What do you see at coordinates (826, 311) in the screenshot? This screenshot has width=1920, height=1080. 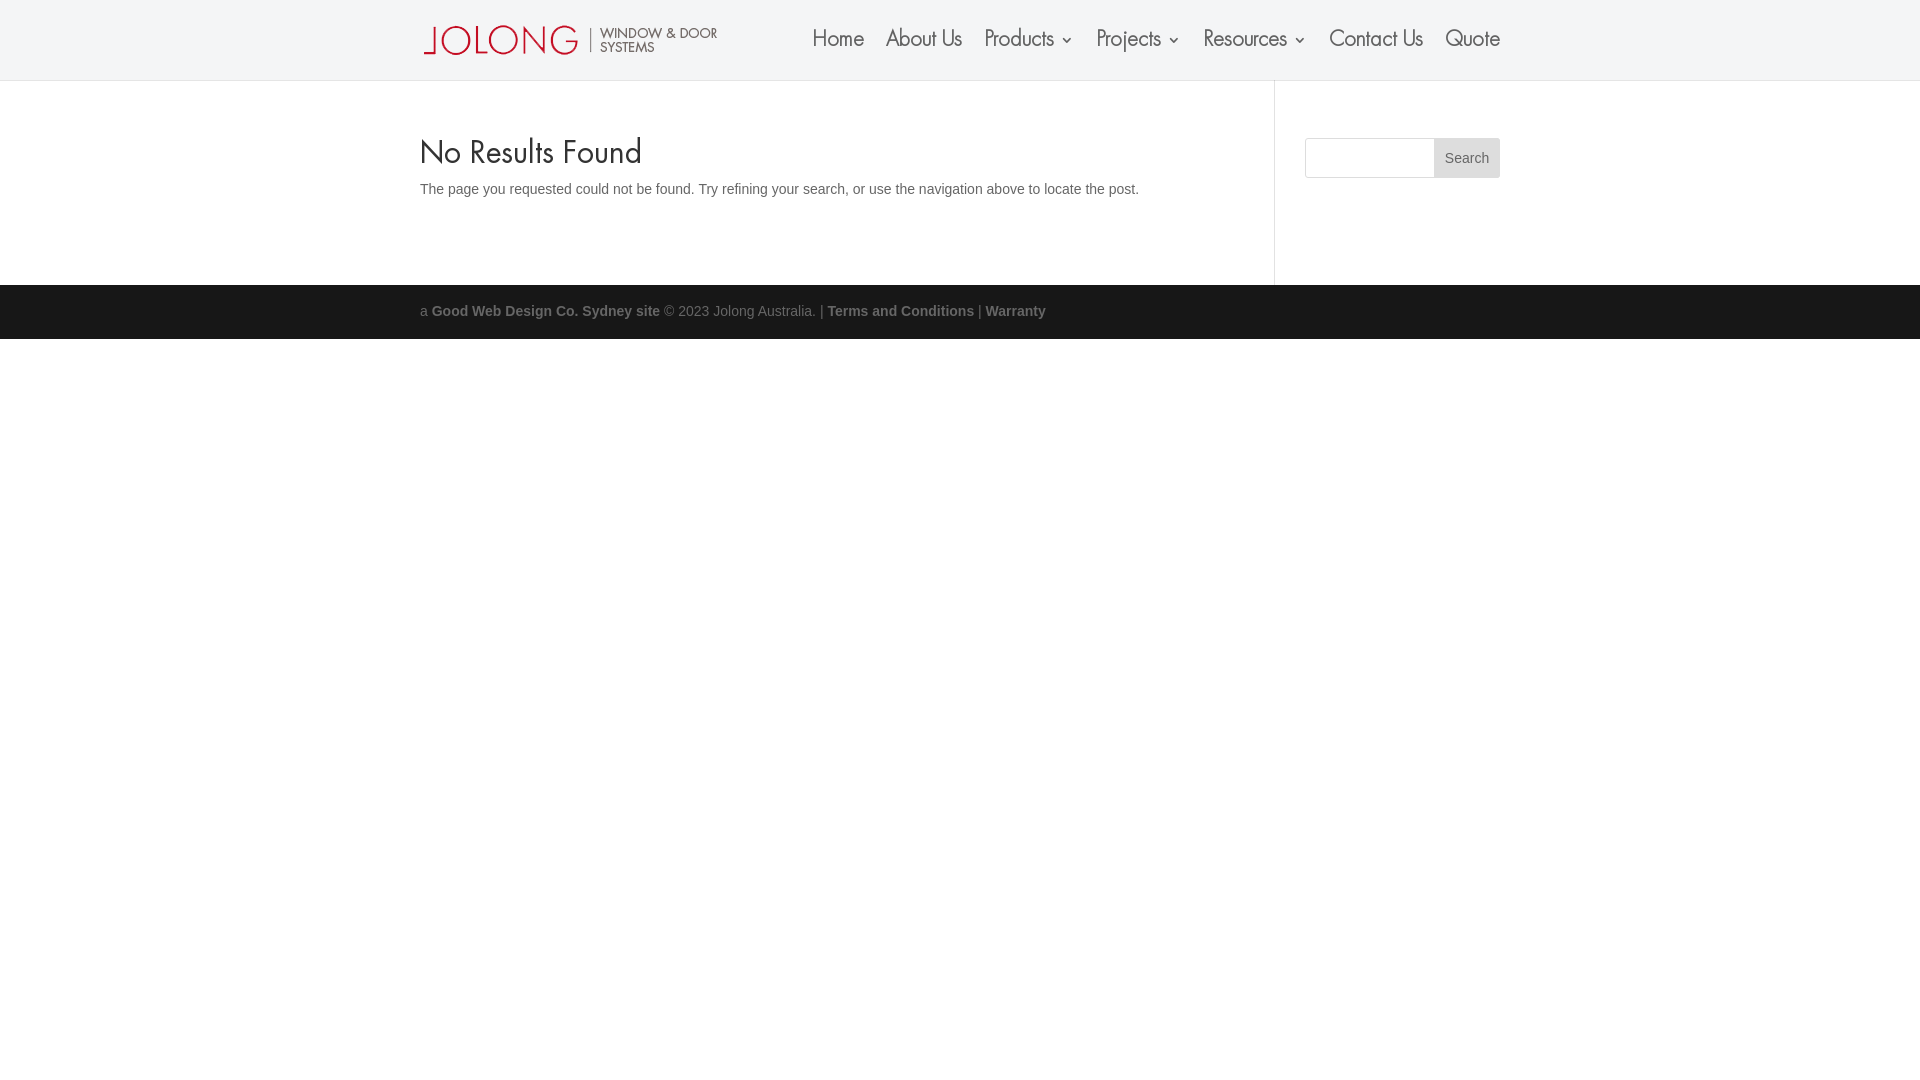 I see `'Terms and Conditions'` at bounding box center [826, 311].